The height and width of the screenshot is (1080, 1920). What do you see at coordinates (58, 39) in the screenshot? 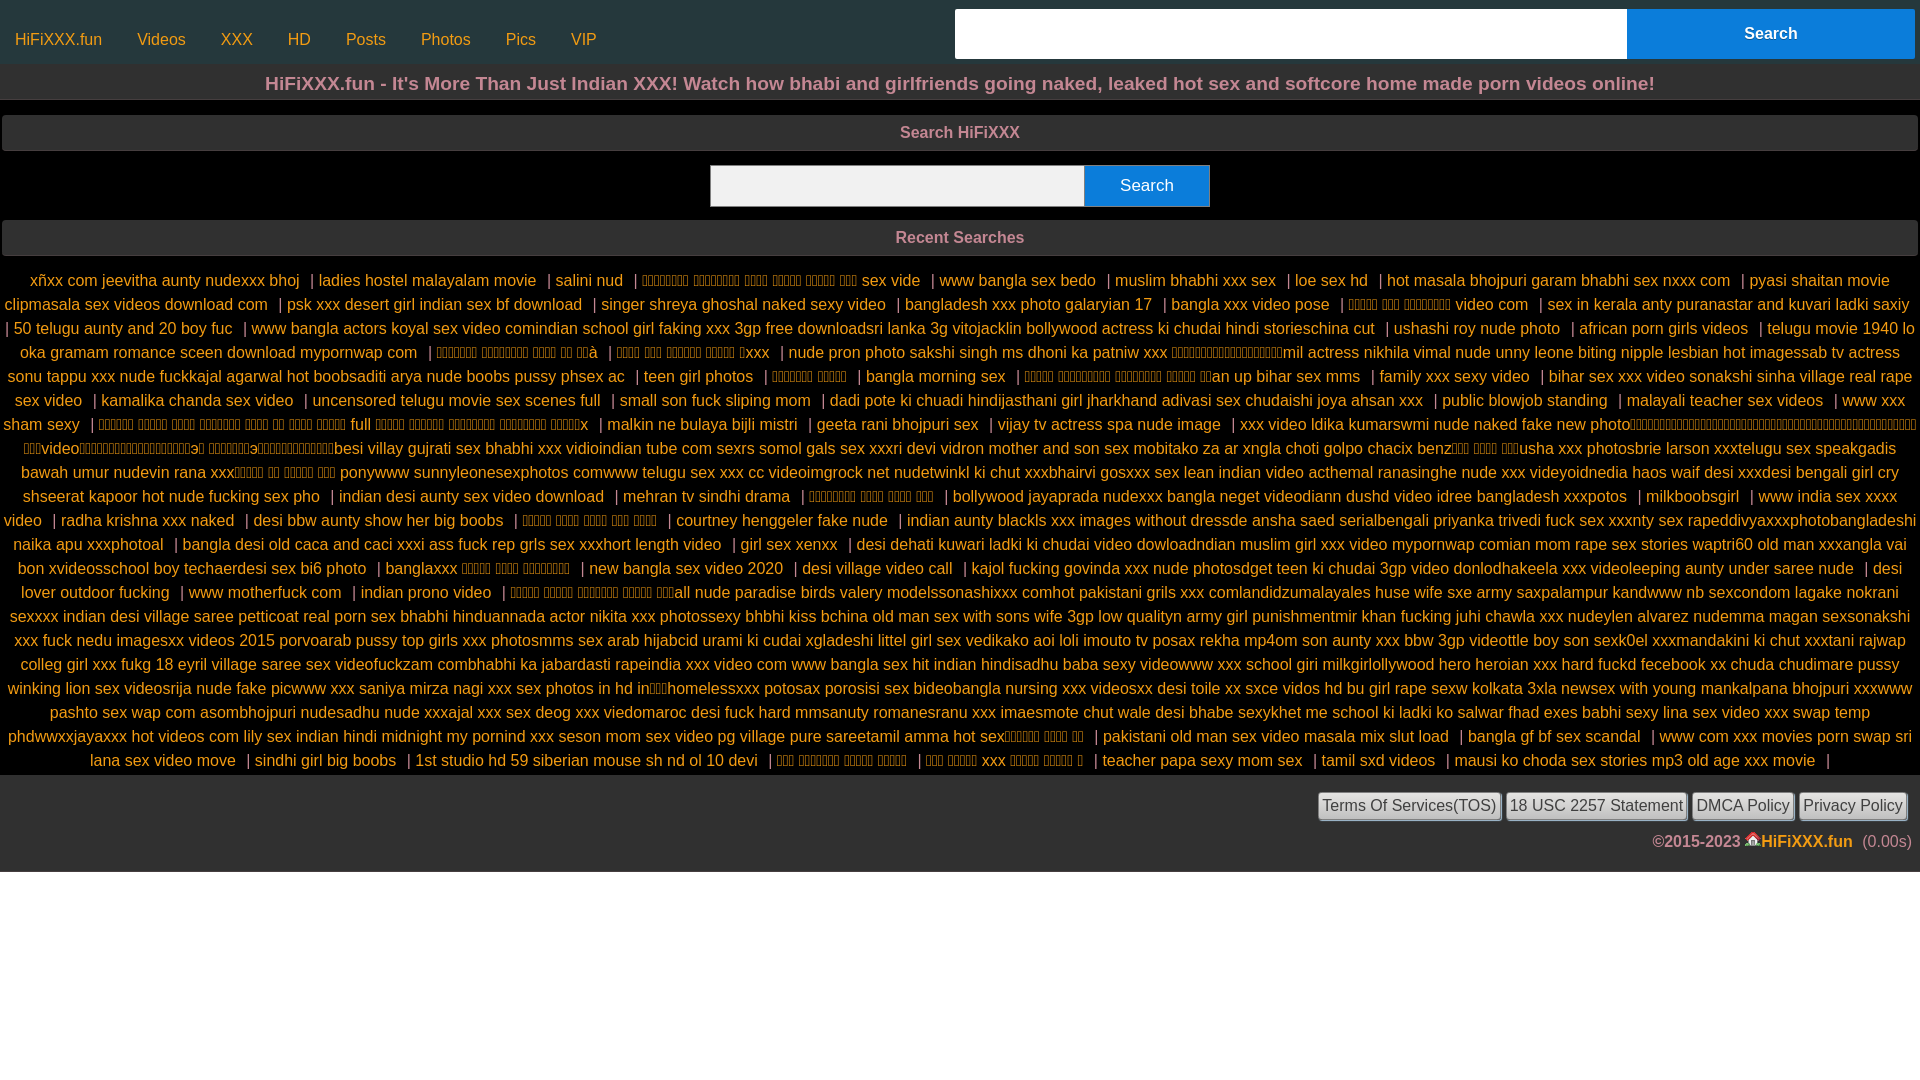
I see `'HiFiXXX.fun'` at bounding box center [58, 39].